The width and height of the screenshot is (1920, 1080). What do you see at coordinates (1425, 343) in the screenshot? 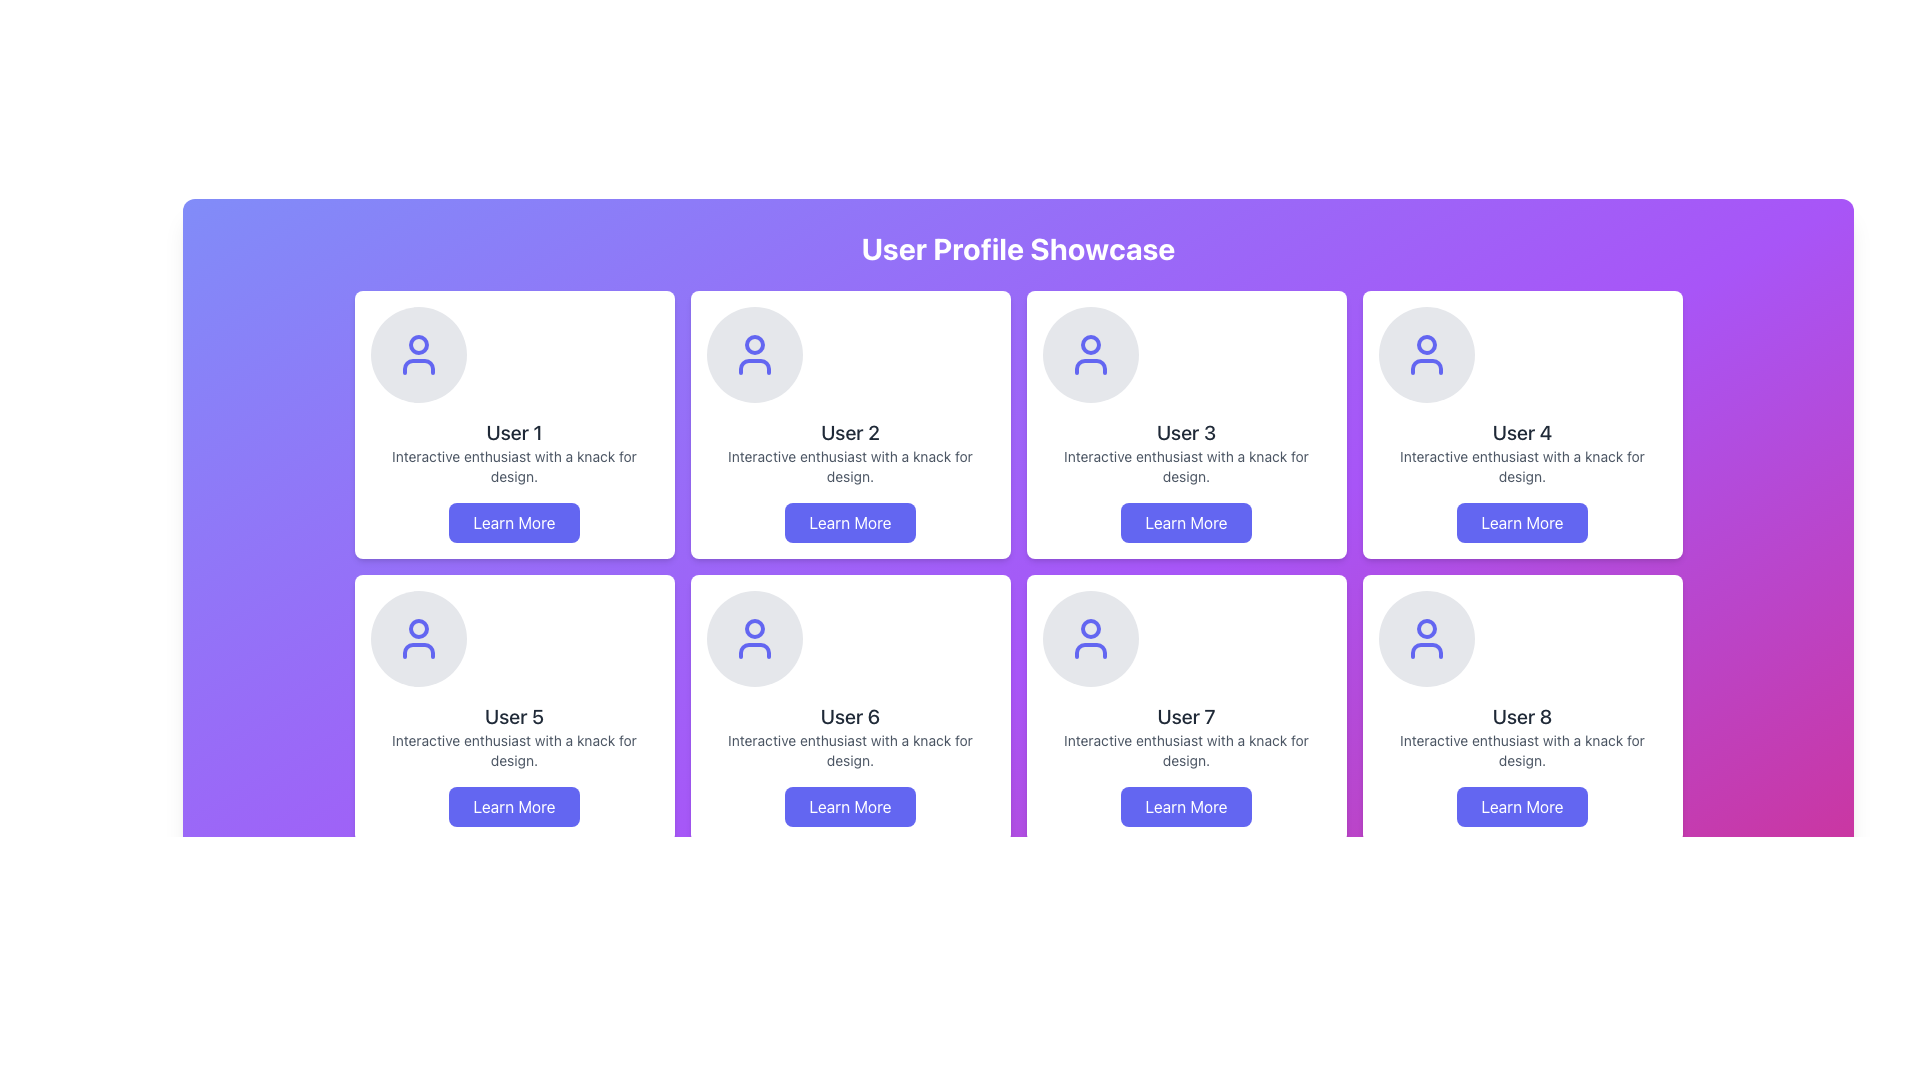
I see `the SVG circle that is part of the user profile icon located at the top-center of the 'User 4' card in the grid layout` at bounding box center [1425, 343].